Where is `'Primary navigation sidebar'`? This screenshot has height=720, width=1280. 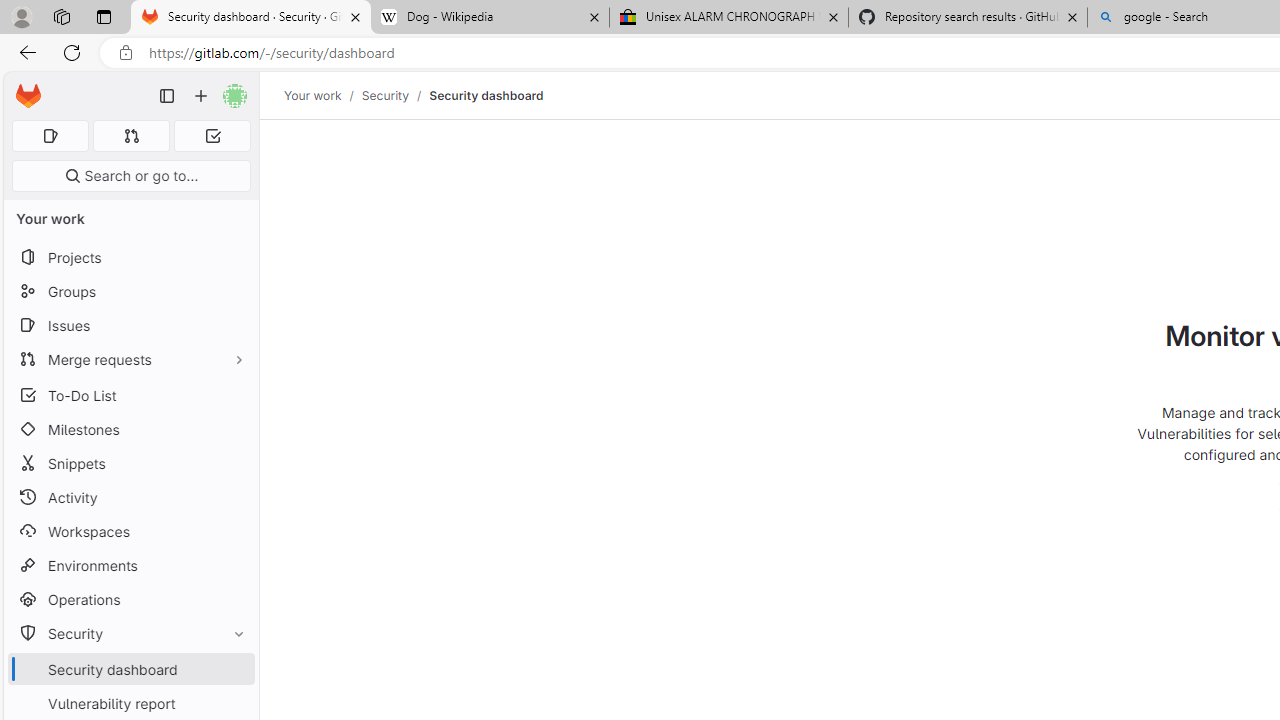
'Primary navigation sidebar' is located at coordinates (167, 96).